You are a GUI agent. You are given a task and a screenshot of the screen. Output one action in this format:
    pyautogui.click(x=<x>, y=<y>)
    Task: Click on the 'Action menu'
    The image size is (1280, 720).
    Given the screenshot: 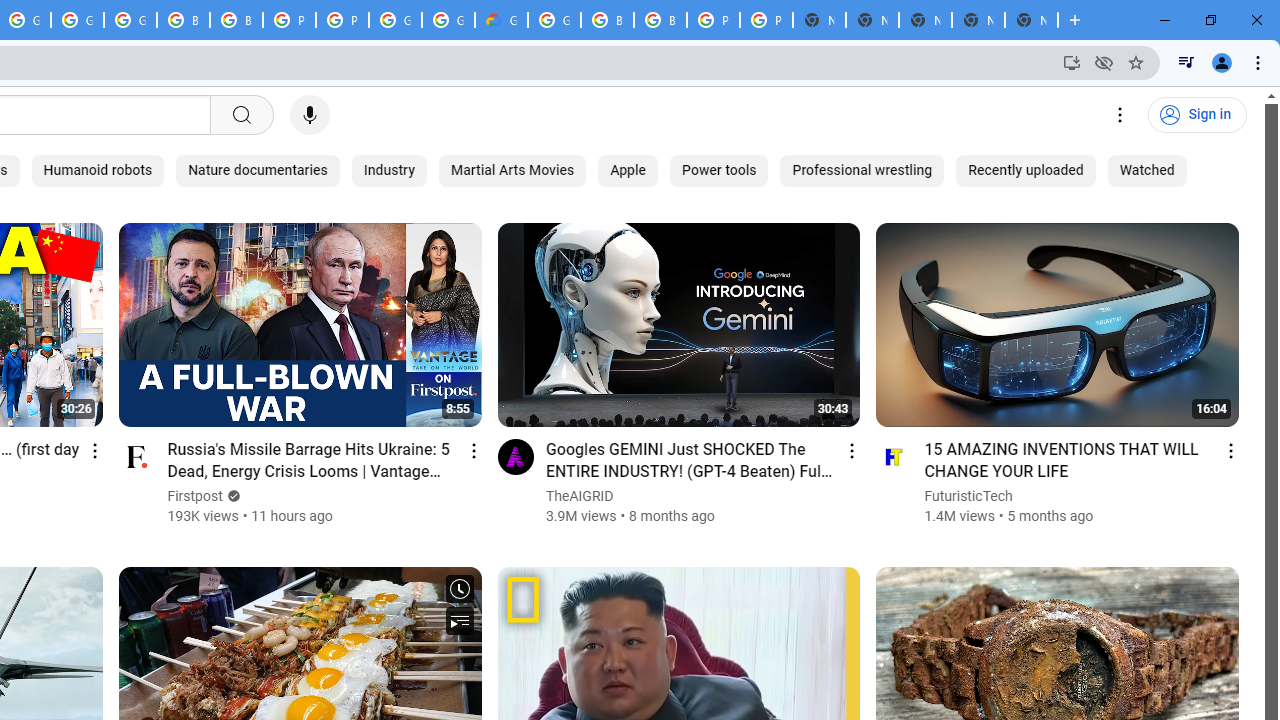 What is the action you would take?
    pyautogui.click(x=1229, y=450)
    